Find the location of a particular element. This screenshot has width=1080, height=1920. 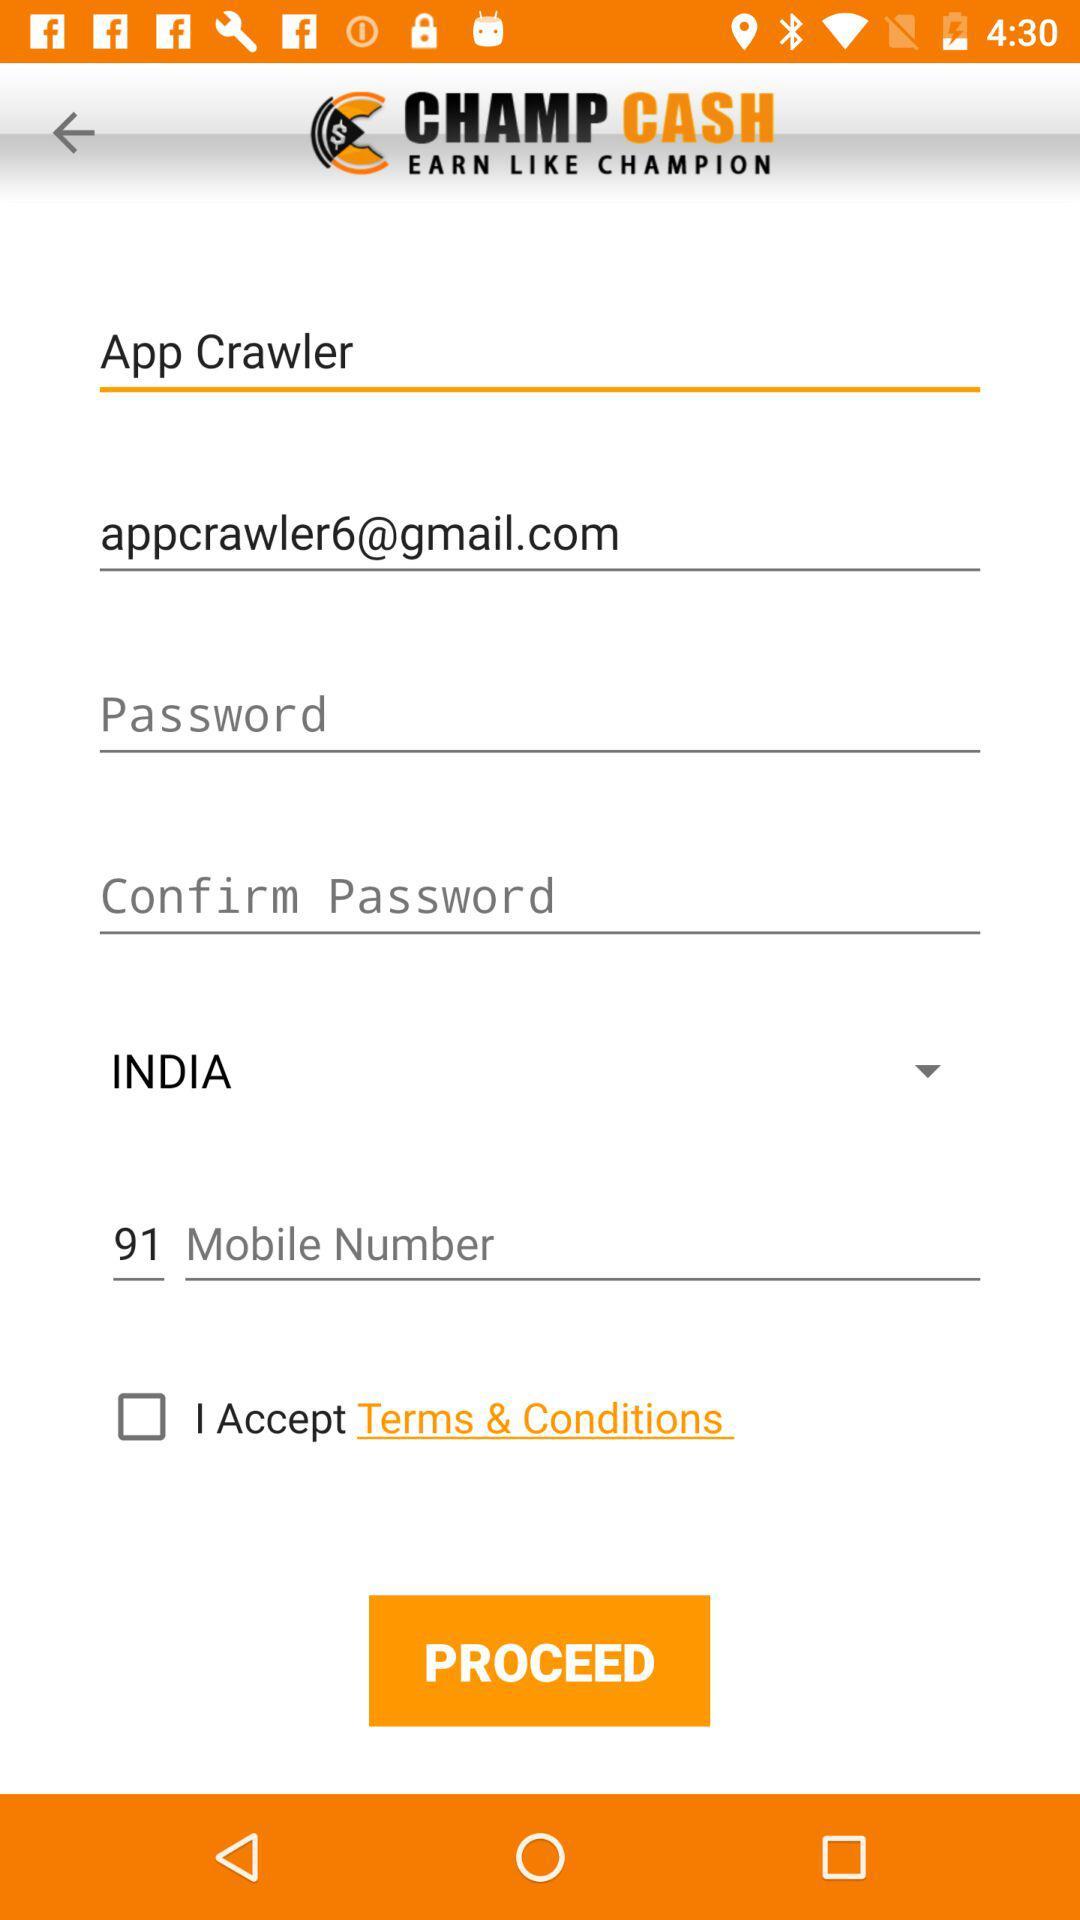

password is located at coordinates (540, 714).